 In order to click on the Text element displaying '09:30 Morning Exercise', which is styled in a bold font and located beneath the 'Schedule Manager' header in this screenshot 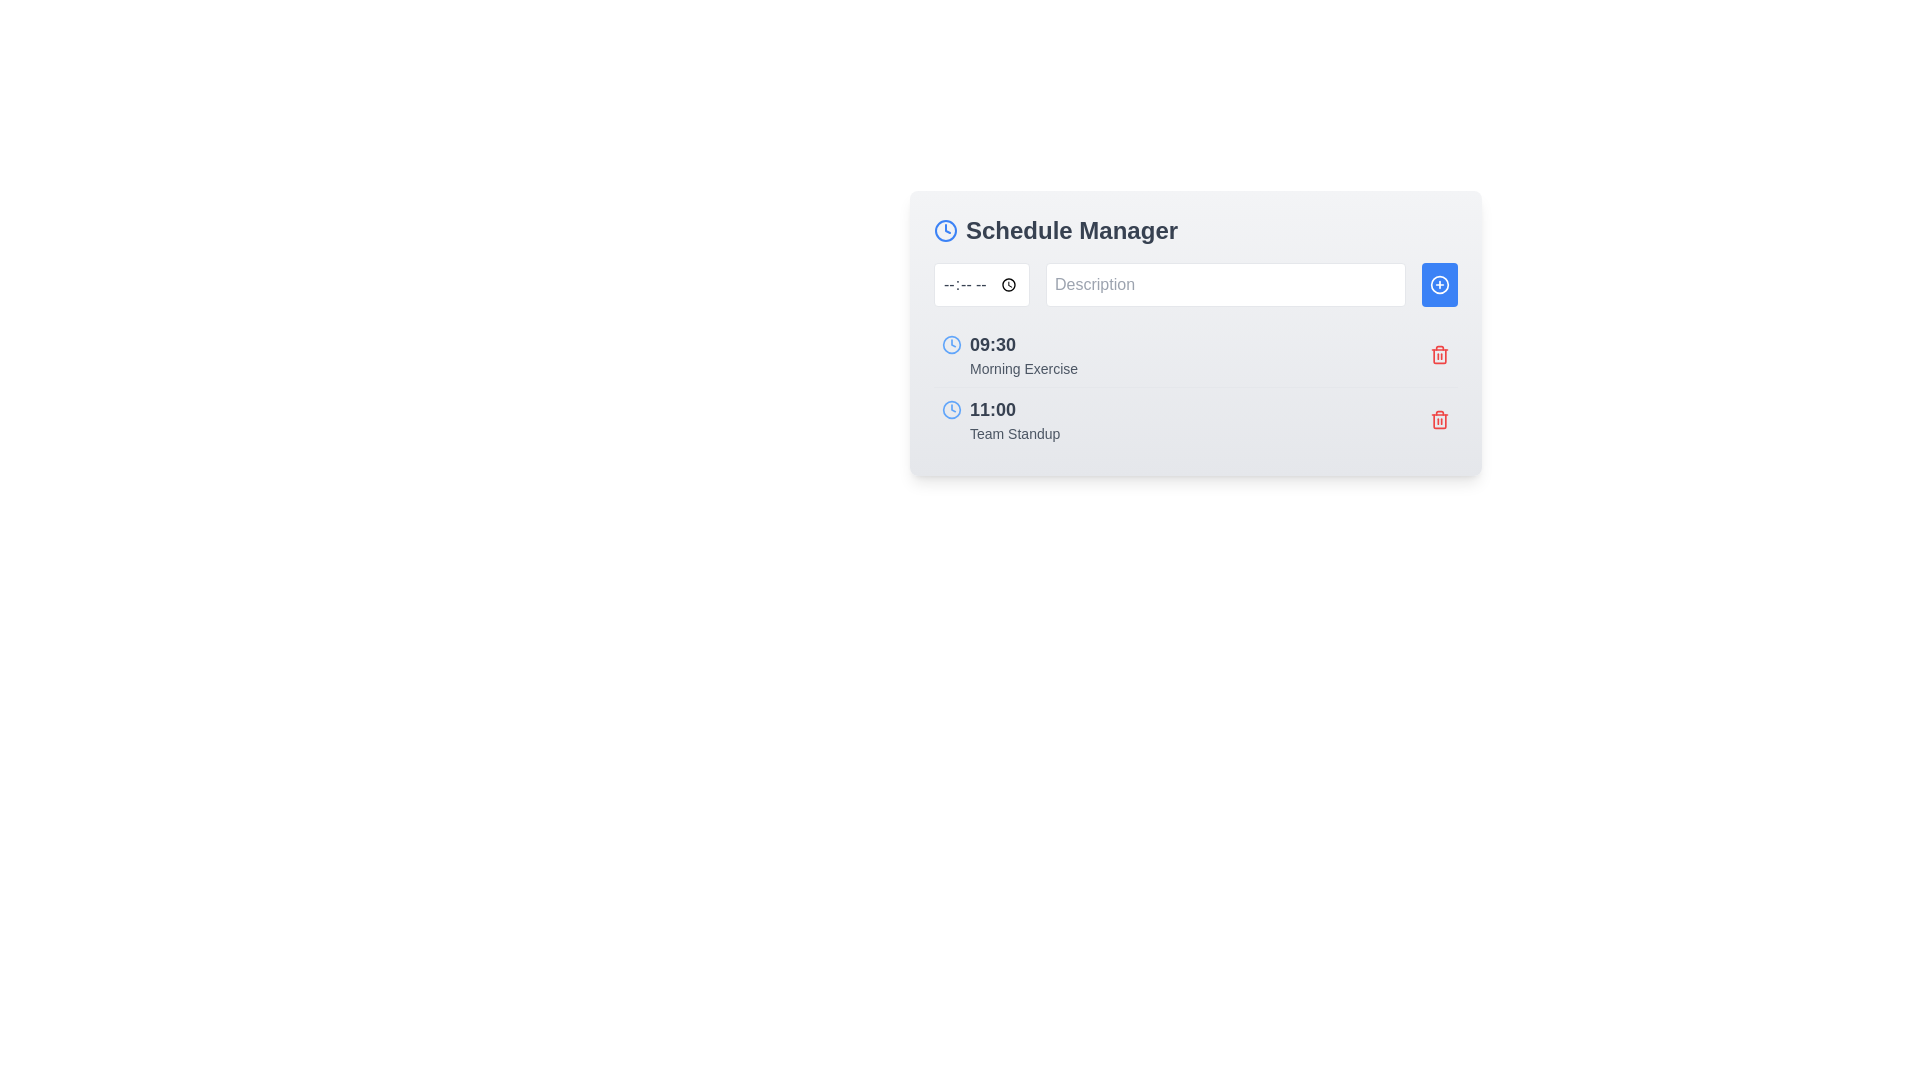, I will do `click(1010, 353)`.